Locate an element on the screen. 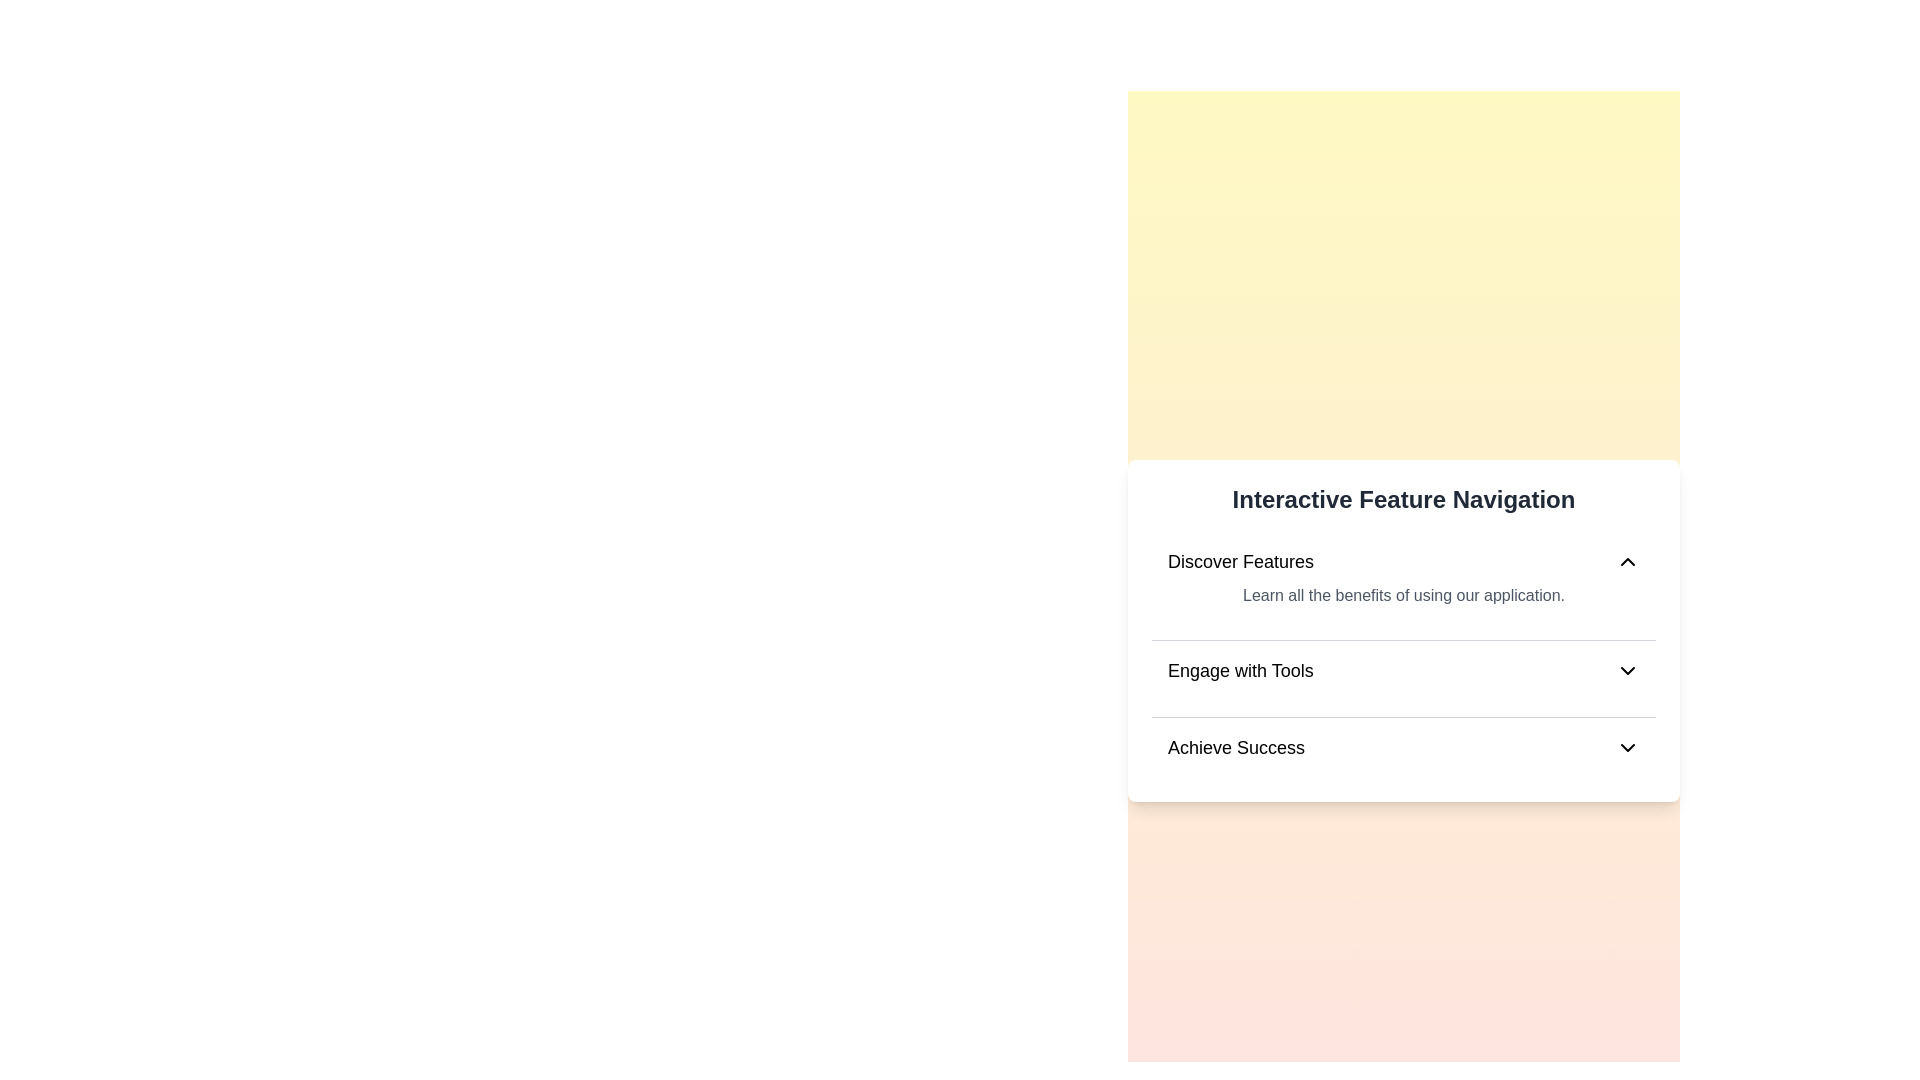 This screenshot has height=1080, width=1920. the element corresponding to Achieve Success is located at coordinates (1402, 748).